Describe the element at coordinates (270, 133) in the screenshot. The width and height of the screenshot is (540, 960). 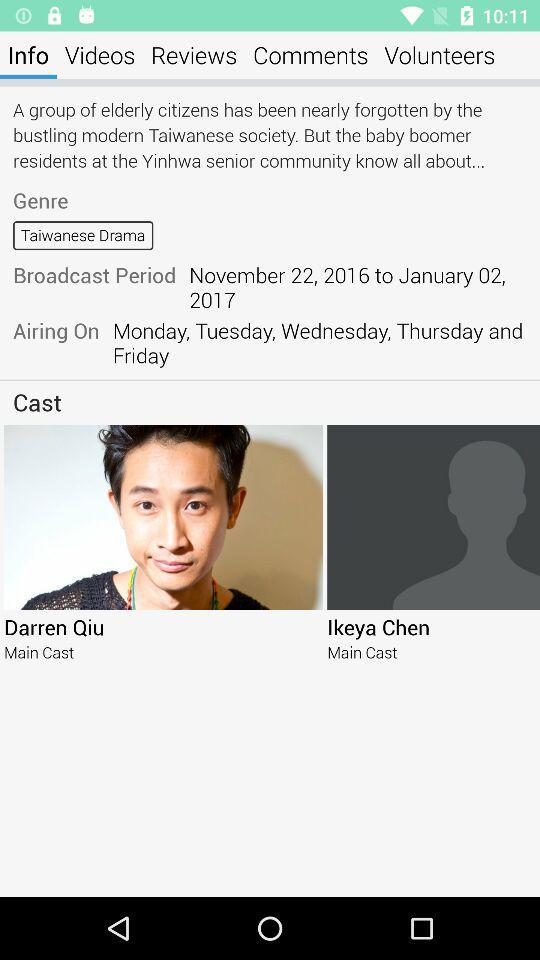
I see `a group of` at that location.